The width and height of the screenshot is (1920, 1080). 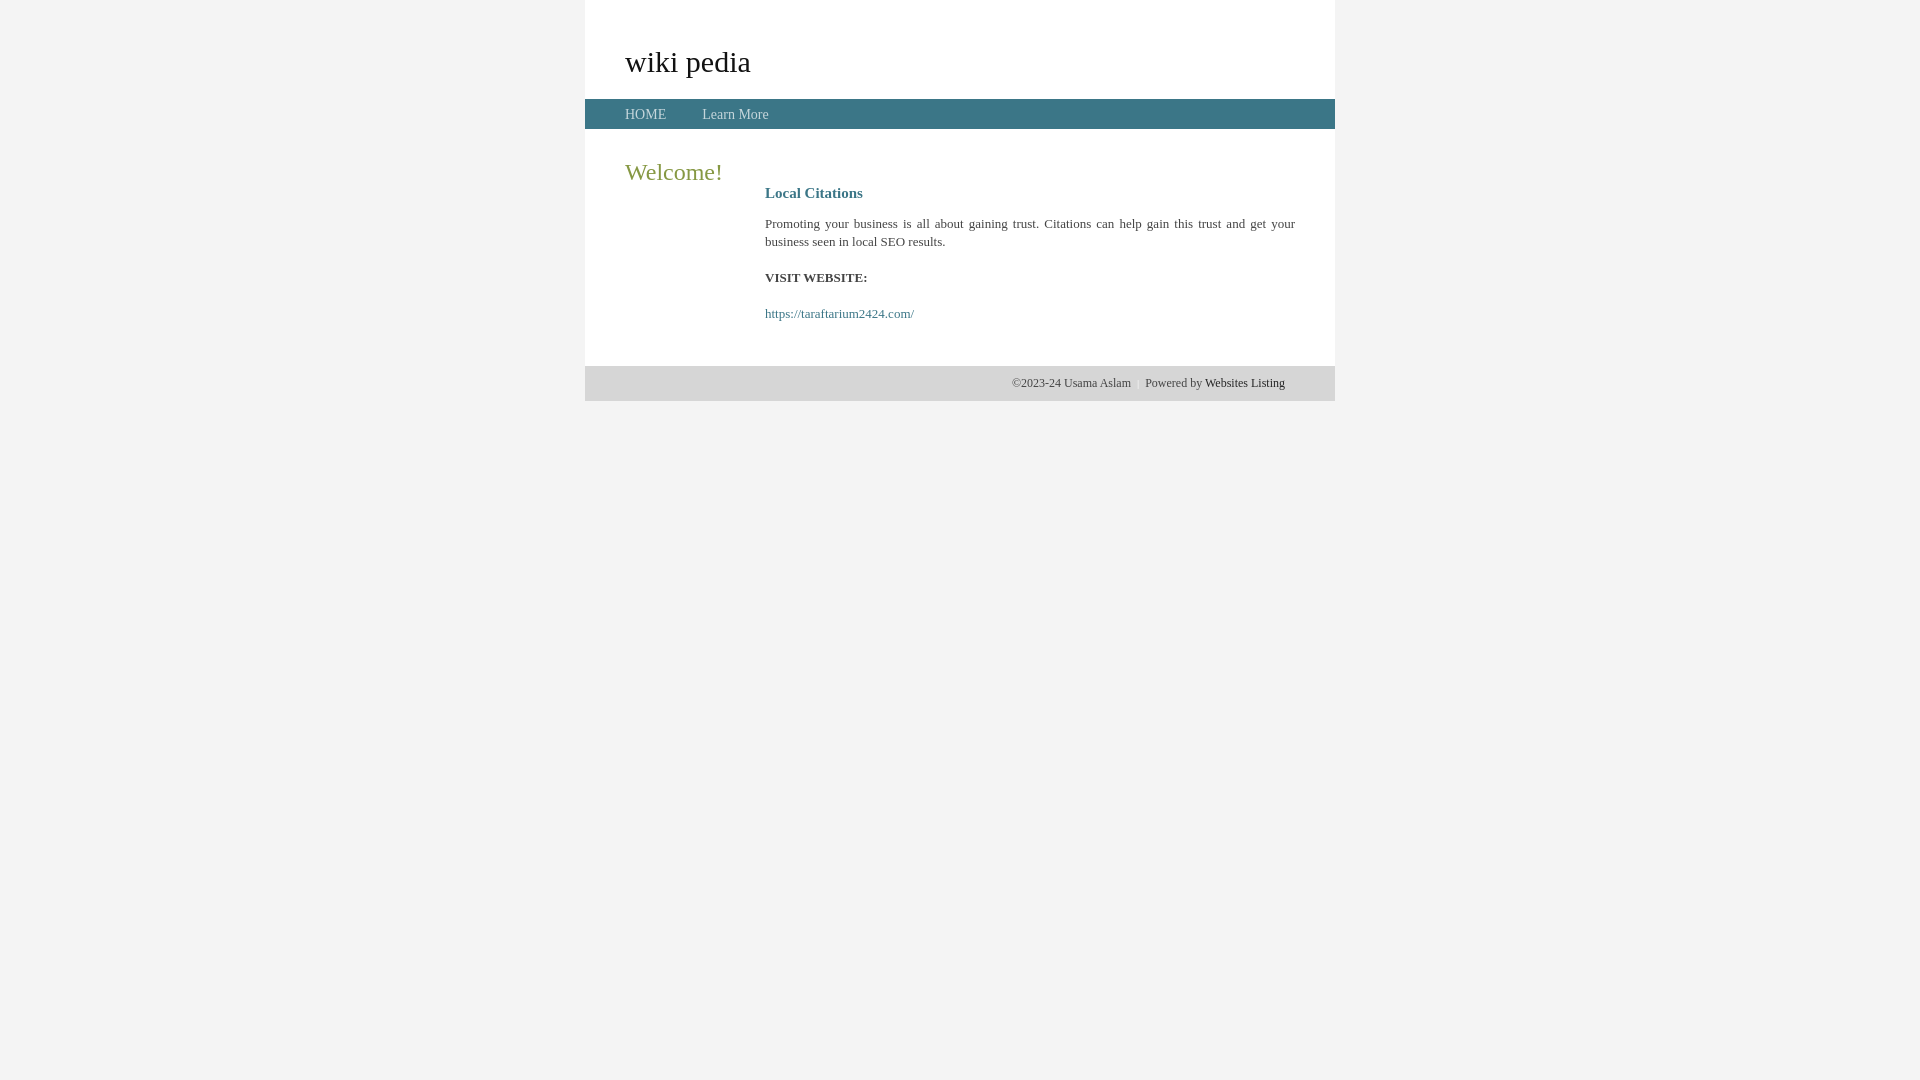 What do you see at coordinates (687, 60) in the screenshot?
I see `'wiki pedia'` at bounding box center [687, 60].